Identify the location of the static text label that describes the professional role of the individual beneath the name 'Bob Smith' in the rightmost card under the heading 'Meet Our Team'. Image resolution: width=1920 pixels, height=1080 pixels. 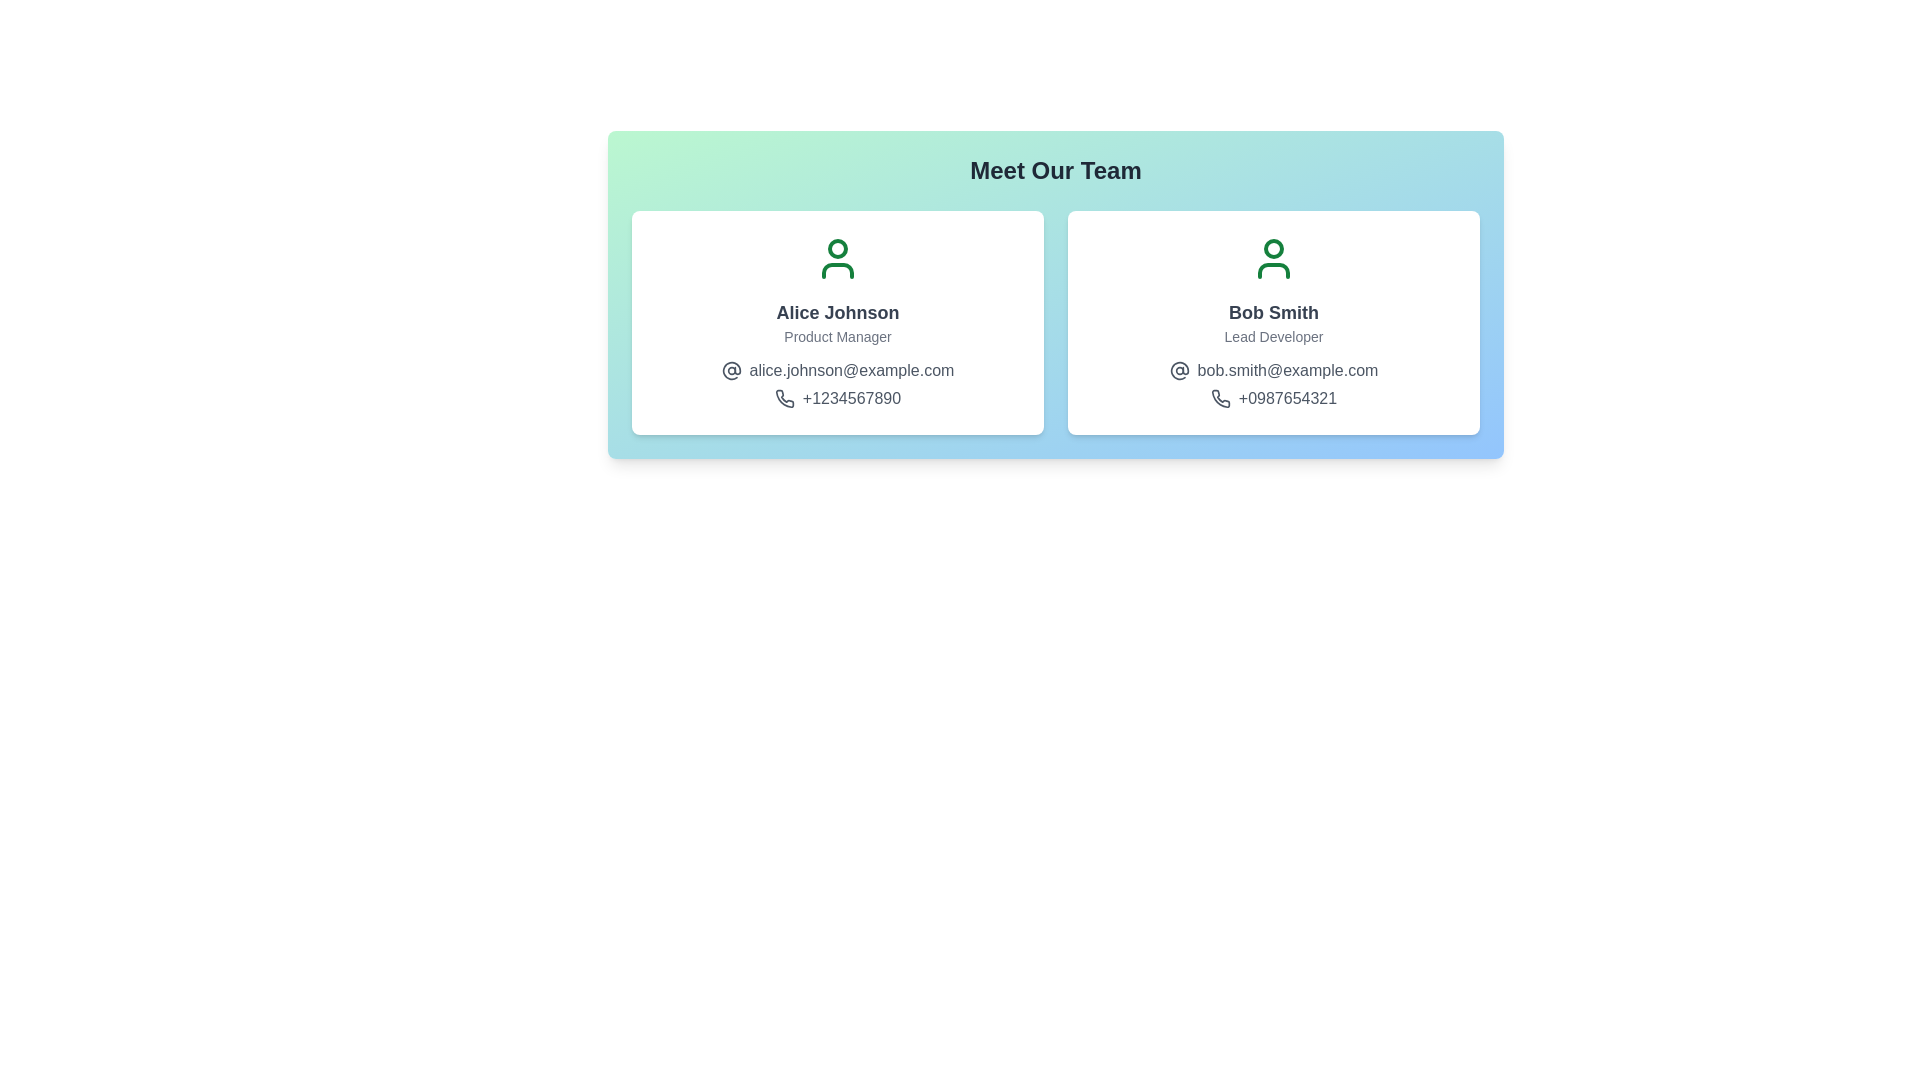
(1272, 335).